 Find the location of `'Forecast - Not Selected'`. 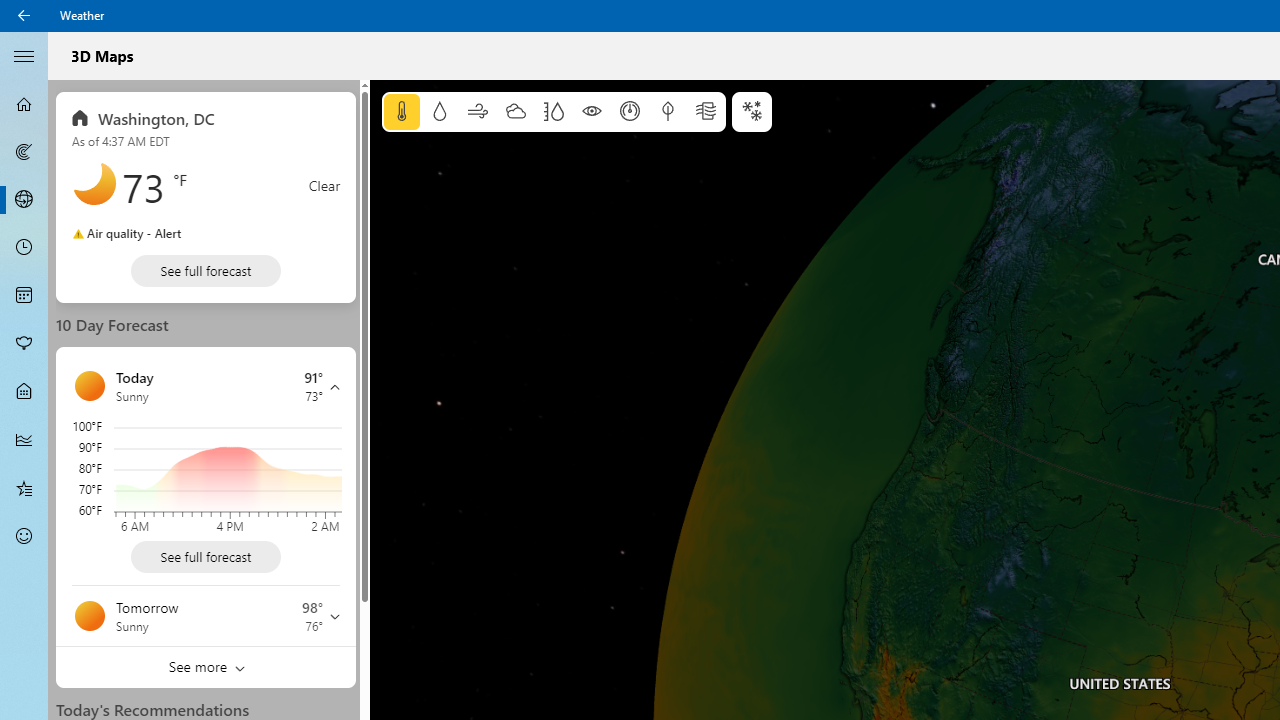

'Forecast - Not Selected' is located at coordinates (24, 104).